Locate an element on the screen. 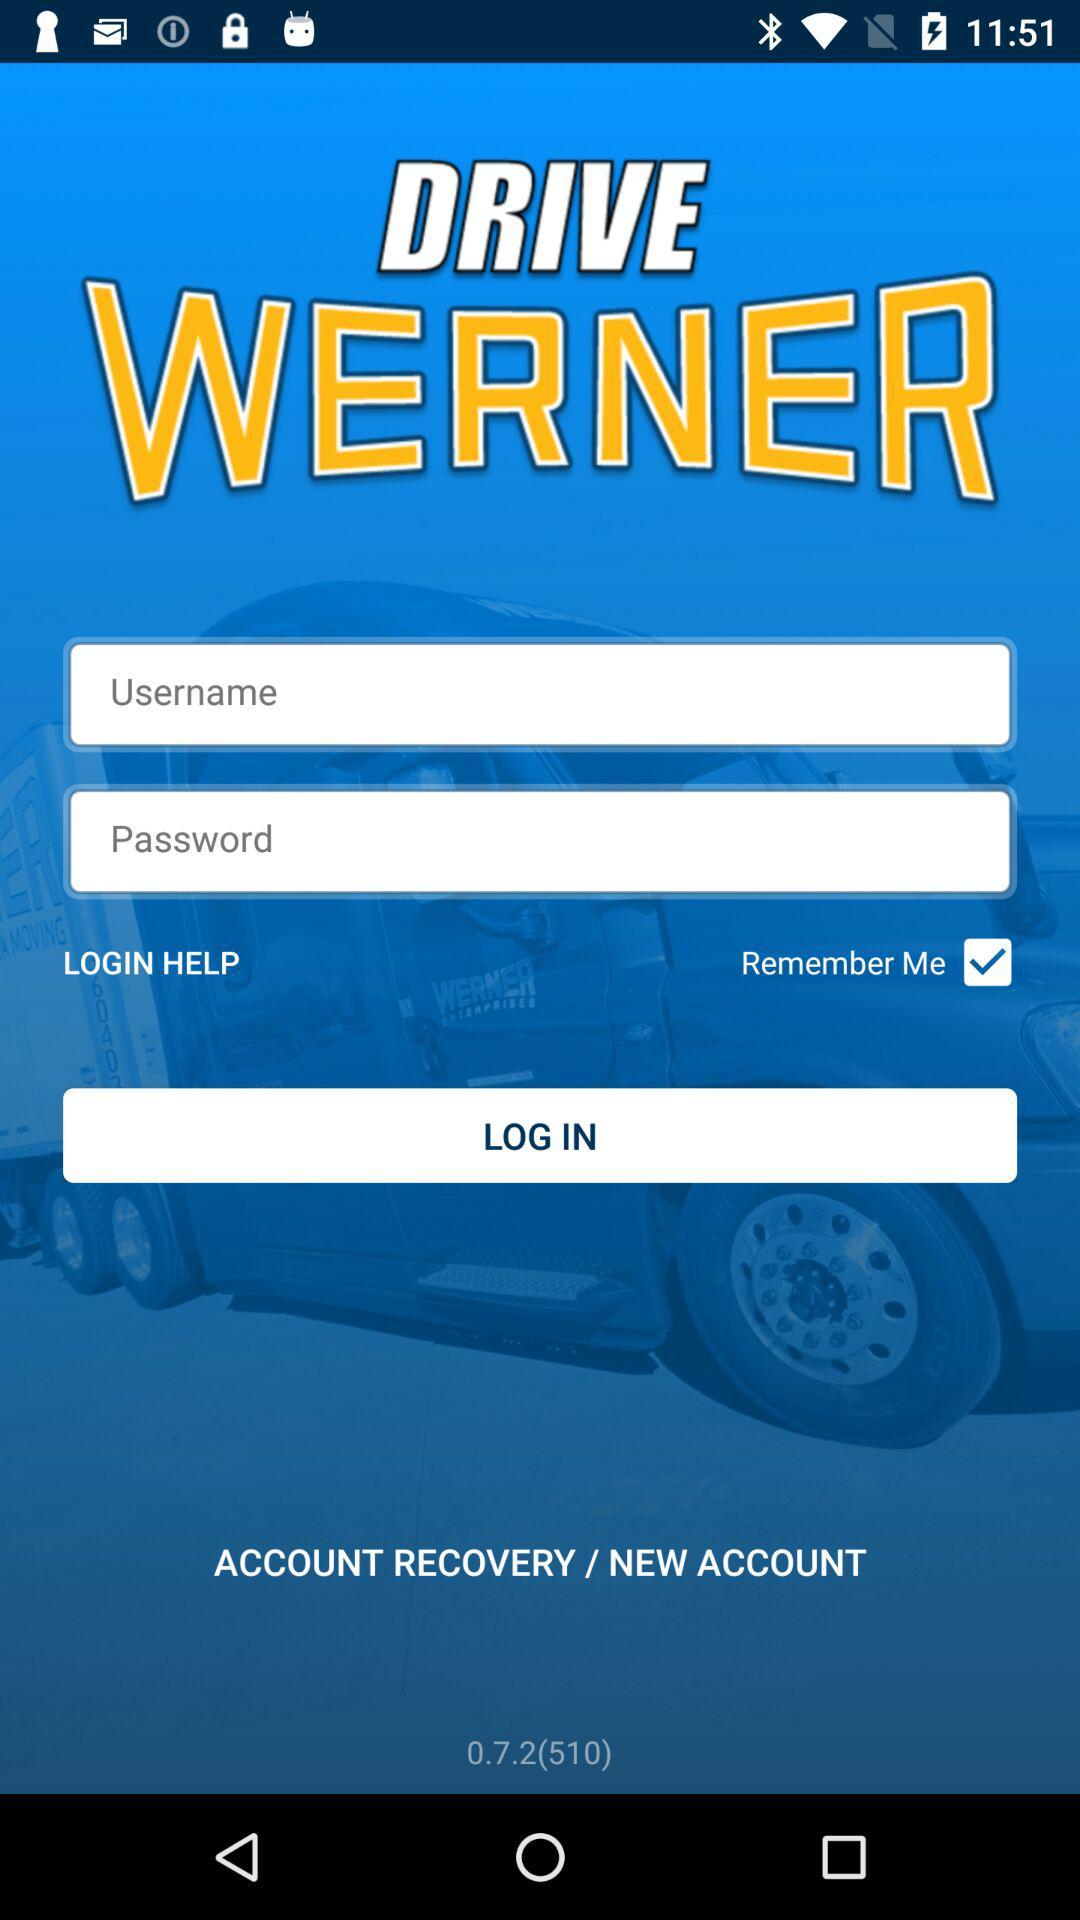 Image resolution: width=1080 pixels, height=1920 pixels. account recovery new icon is located at coordinates (540, 1560).